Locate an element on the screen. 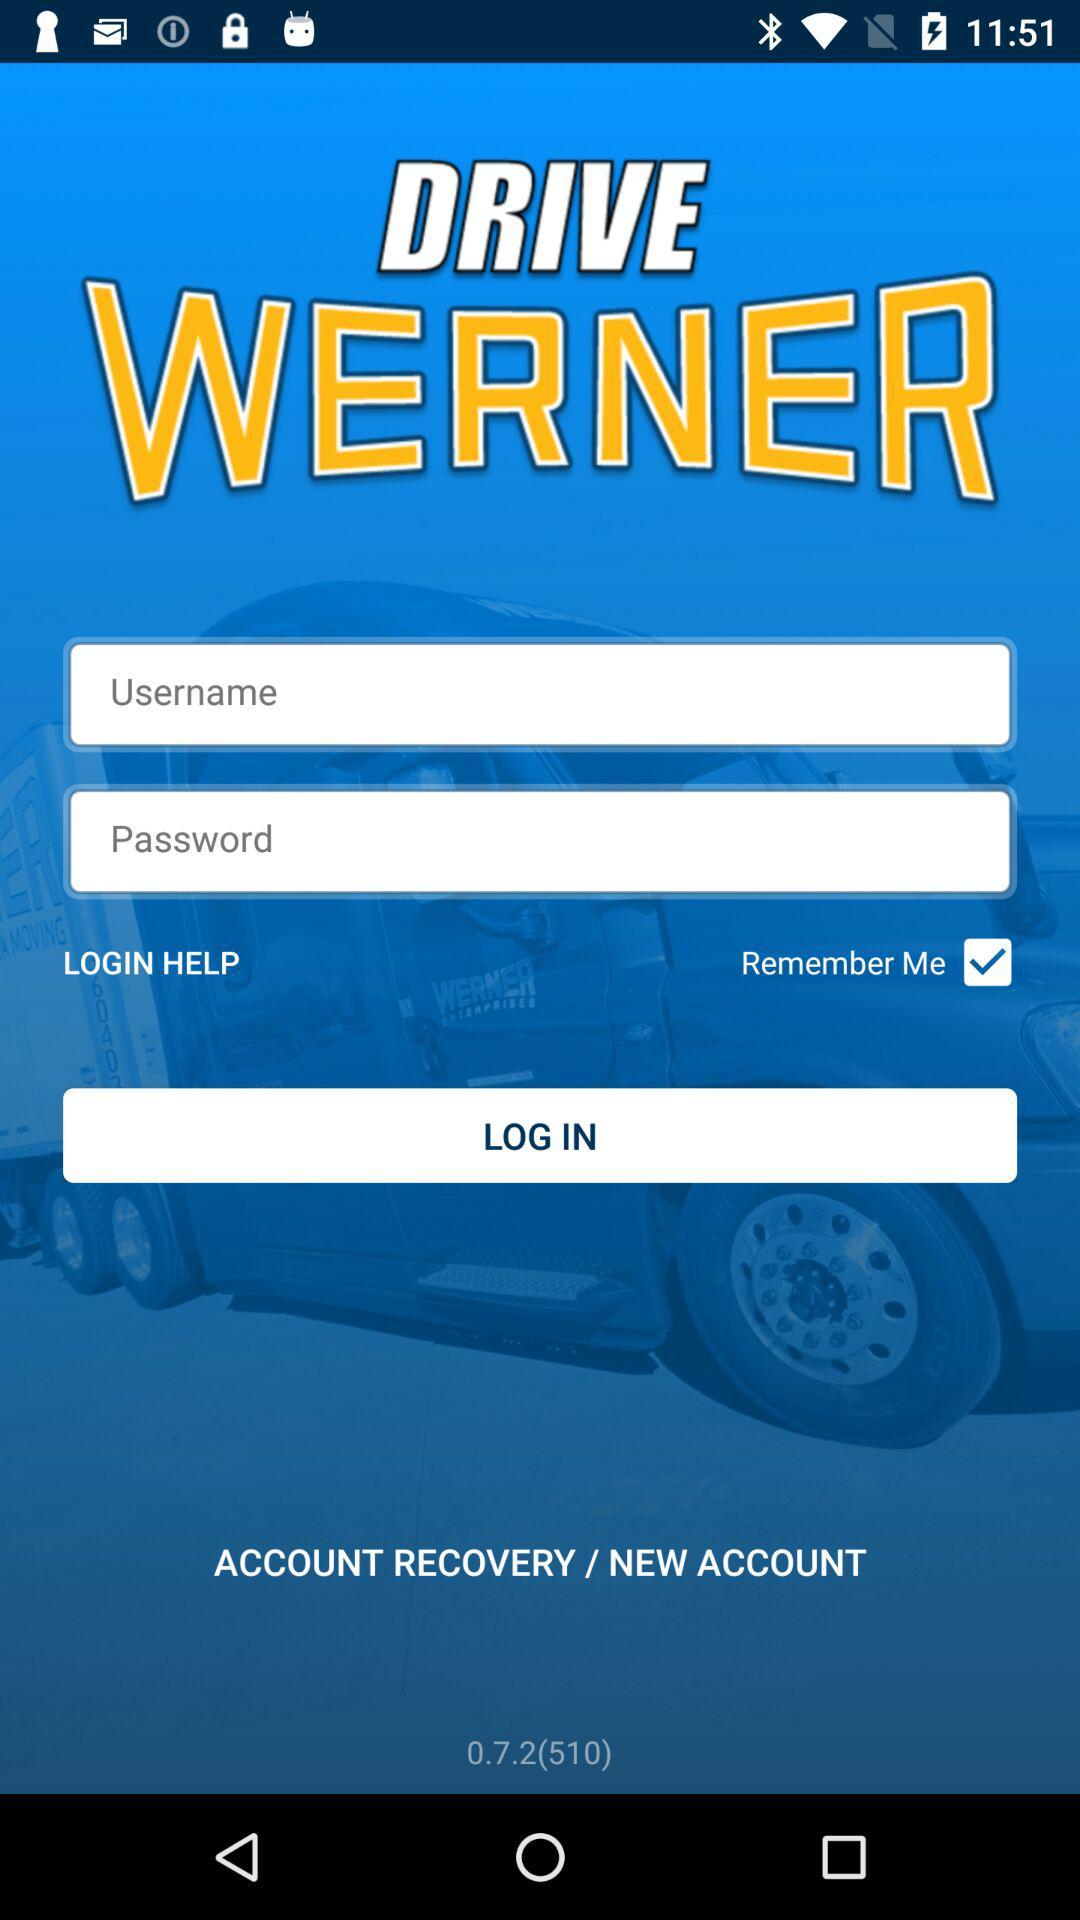 Image resolution: width=1080 pixels, height=1920 pixels. account recovery new icon is located at coordinates (540, 1560).